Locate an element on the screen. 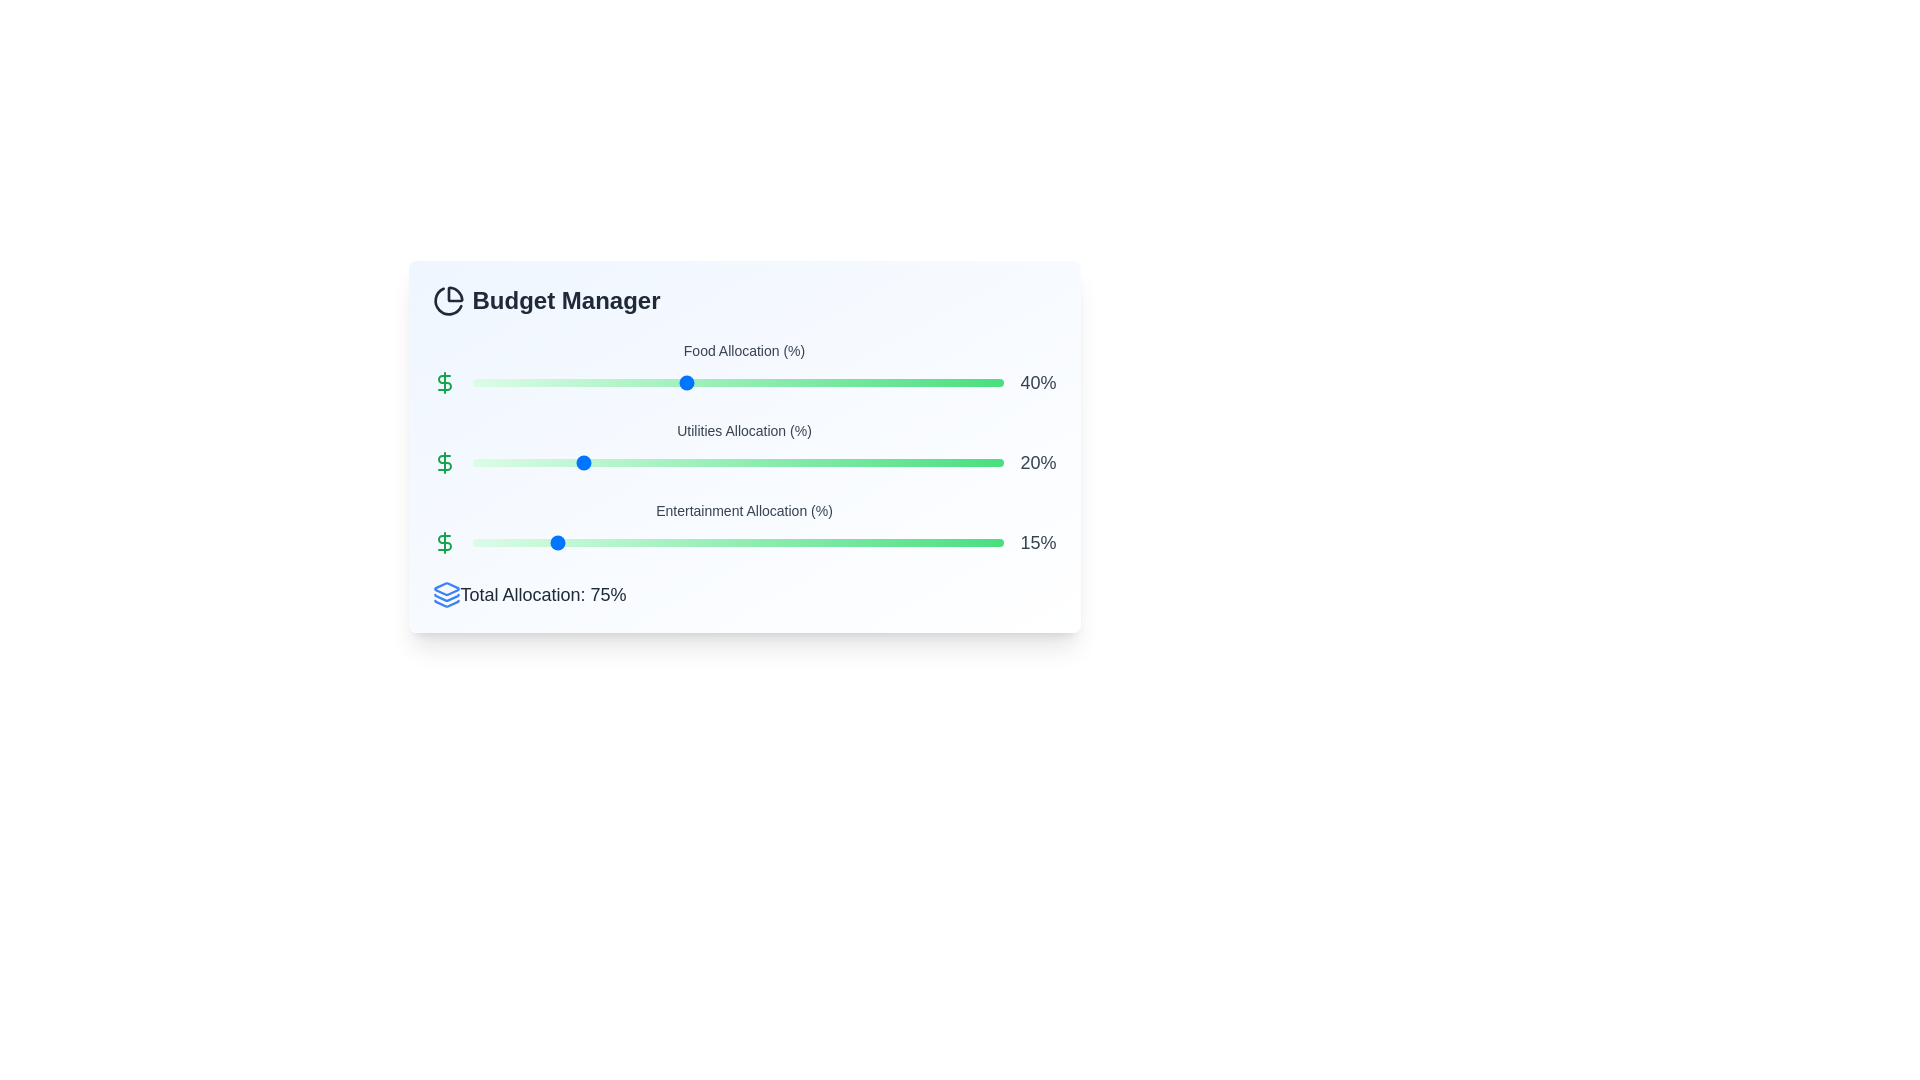 The image size is (1920, 1080). the Utilities Allocation slider to 88% is located at coordinates (939, 462).